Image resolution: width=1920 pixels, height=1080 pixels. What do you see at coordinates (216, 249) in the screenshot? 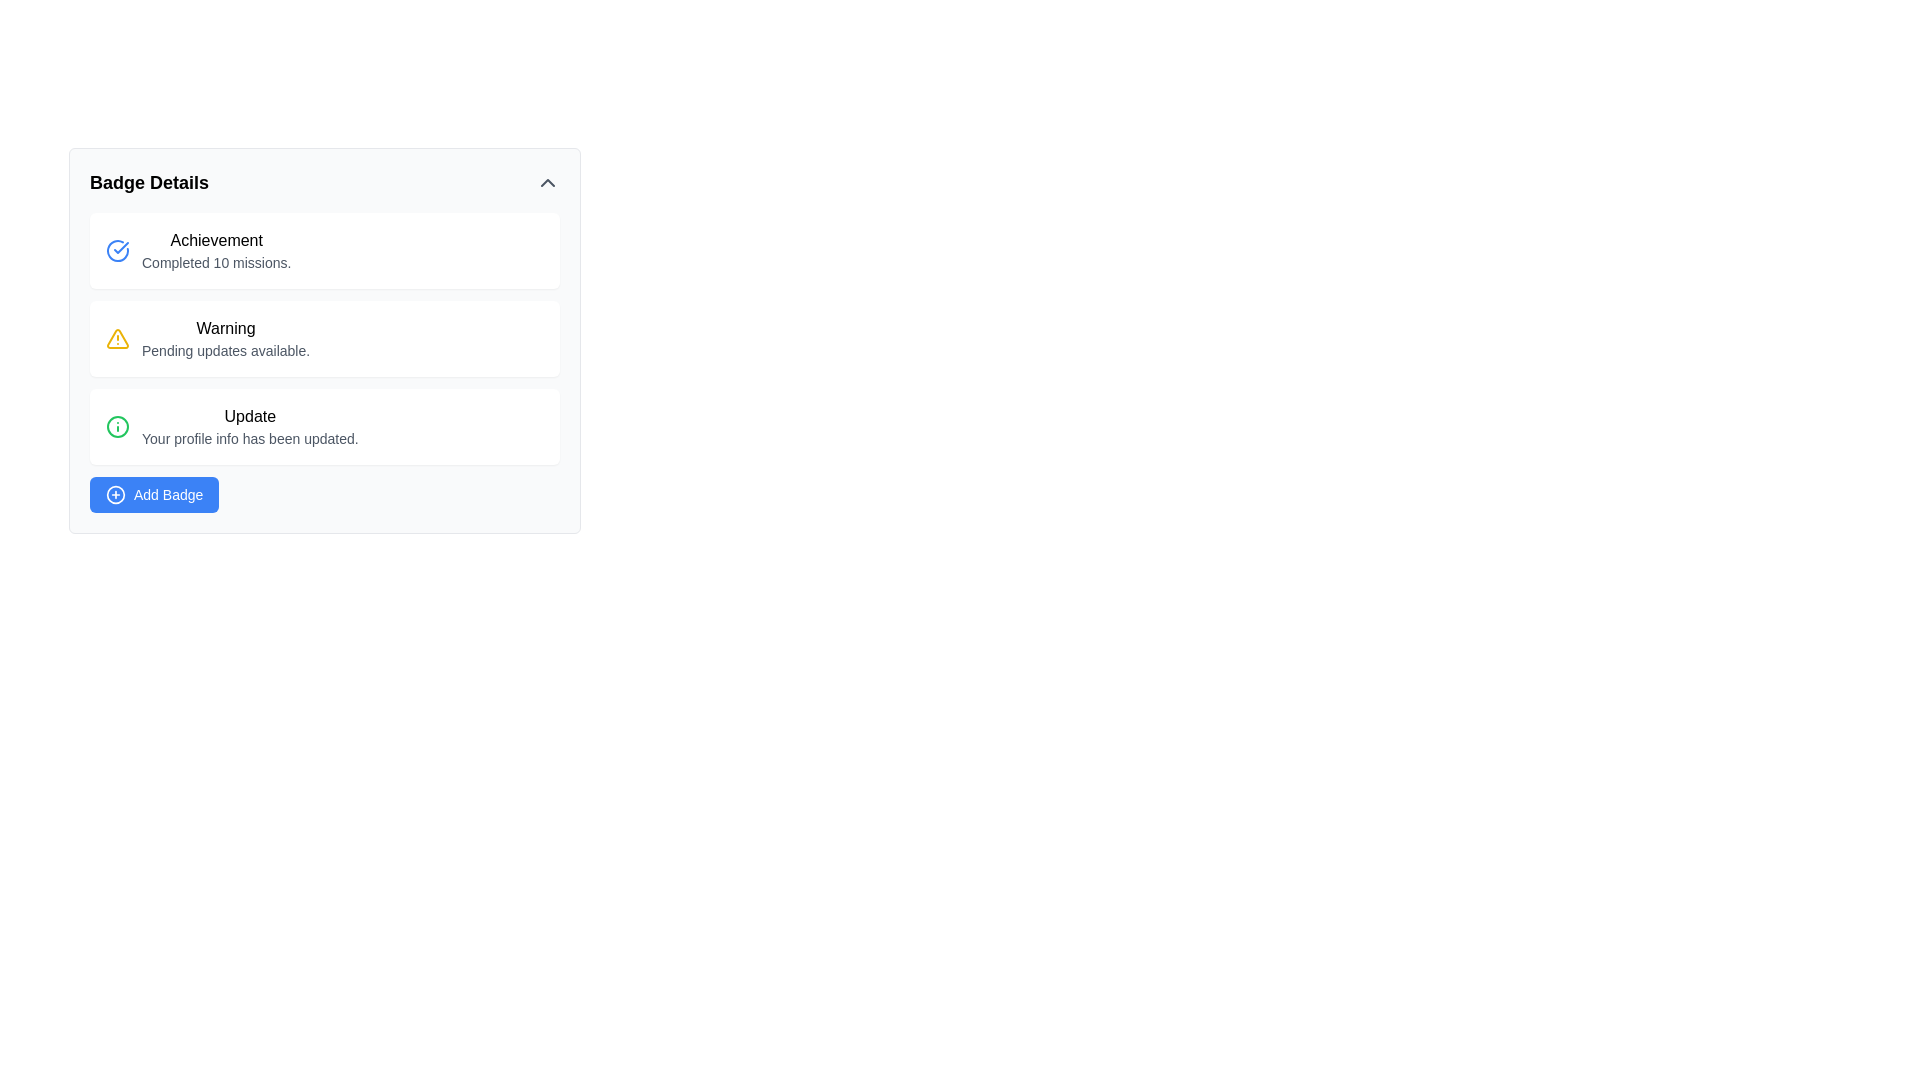
I see `information displayed in the text block titled 'Achievement', which shows 'Completed 10 missions.'` at bounding box center [216, 249].